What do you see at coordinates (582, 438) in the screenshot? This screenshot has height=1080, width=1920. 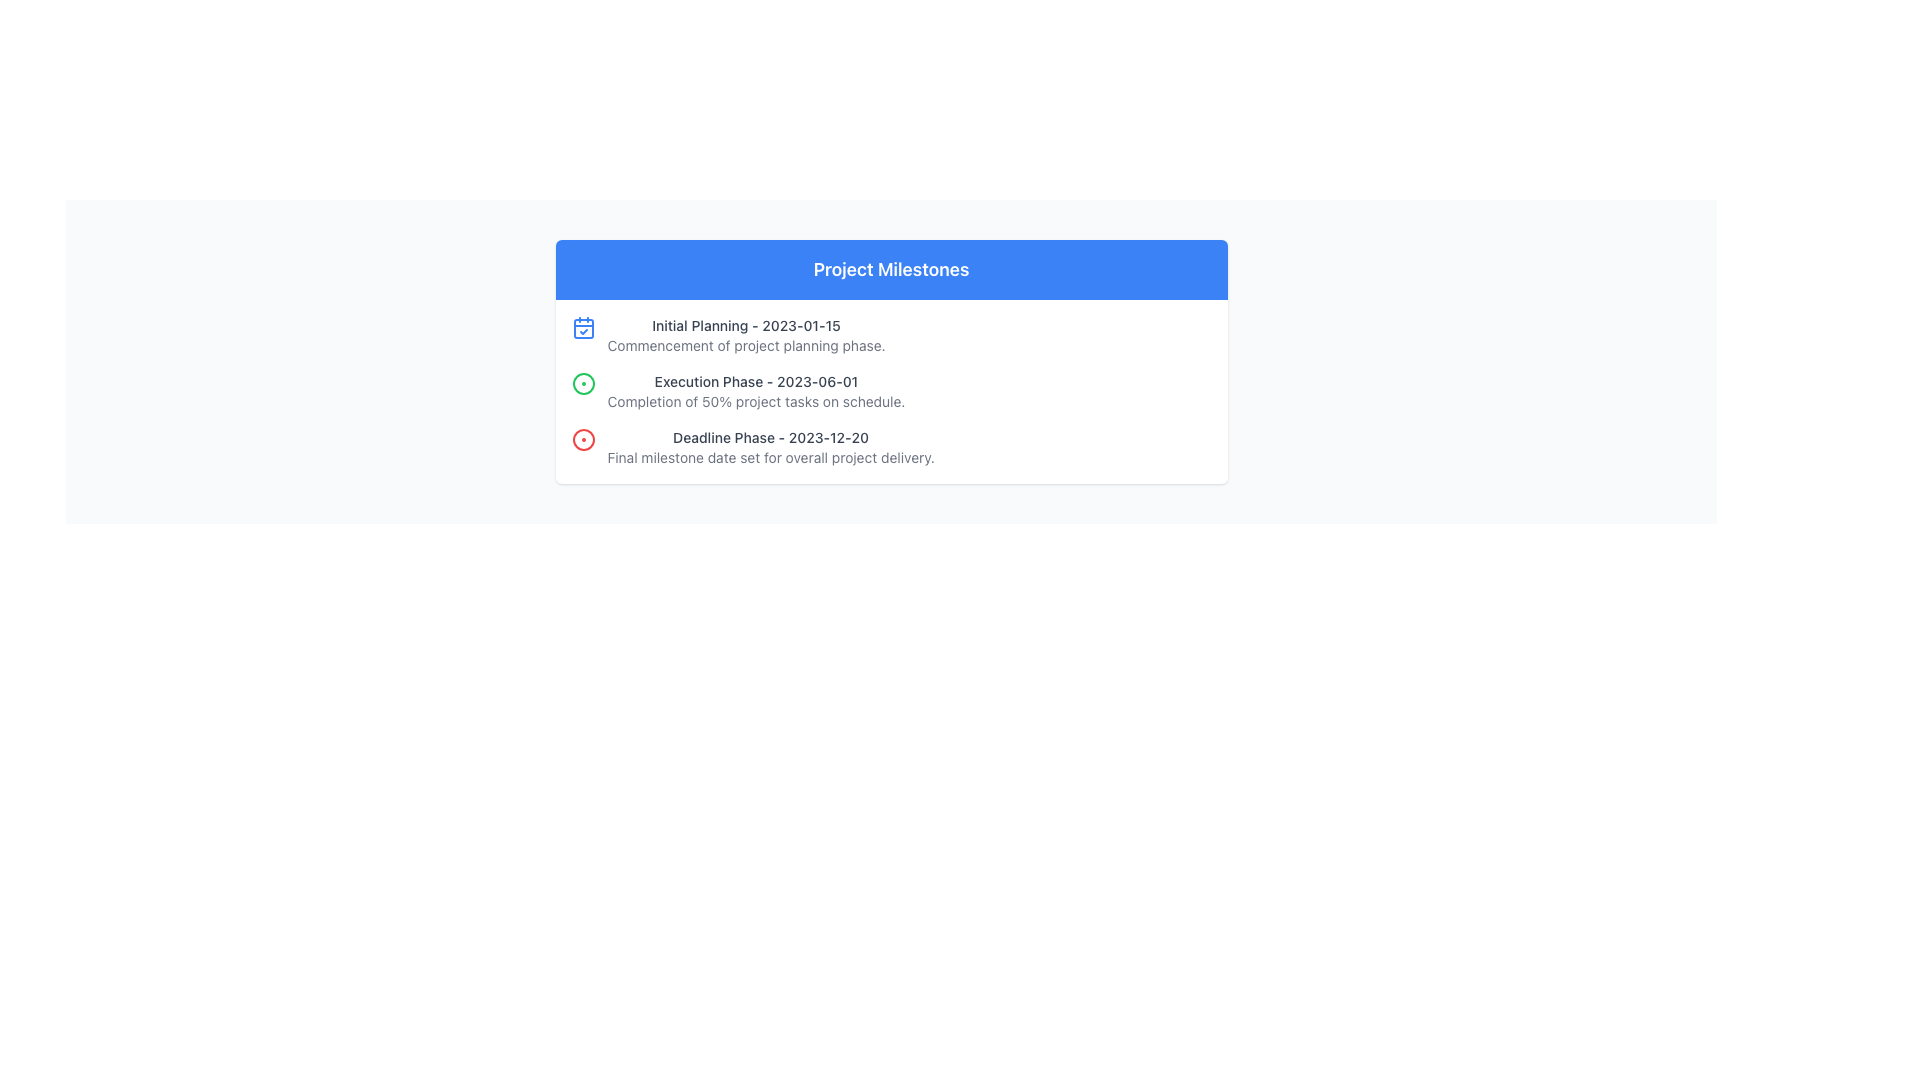 I see `the red circular icon indicating the 'Deadline Phase - 2023-12-20' milestone, which is located to the left of the milestone entry text in the project milestones section` at bounding box center [582, 438].